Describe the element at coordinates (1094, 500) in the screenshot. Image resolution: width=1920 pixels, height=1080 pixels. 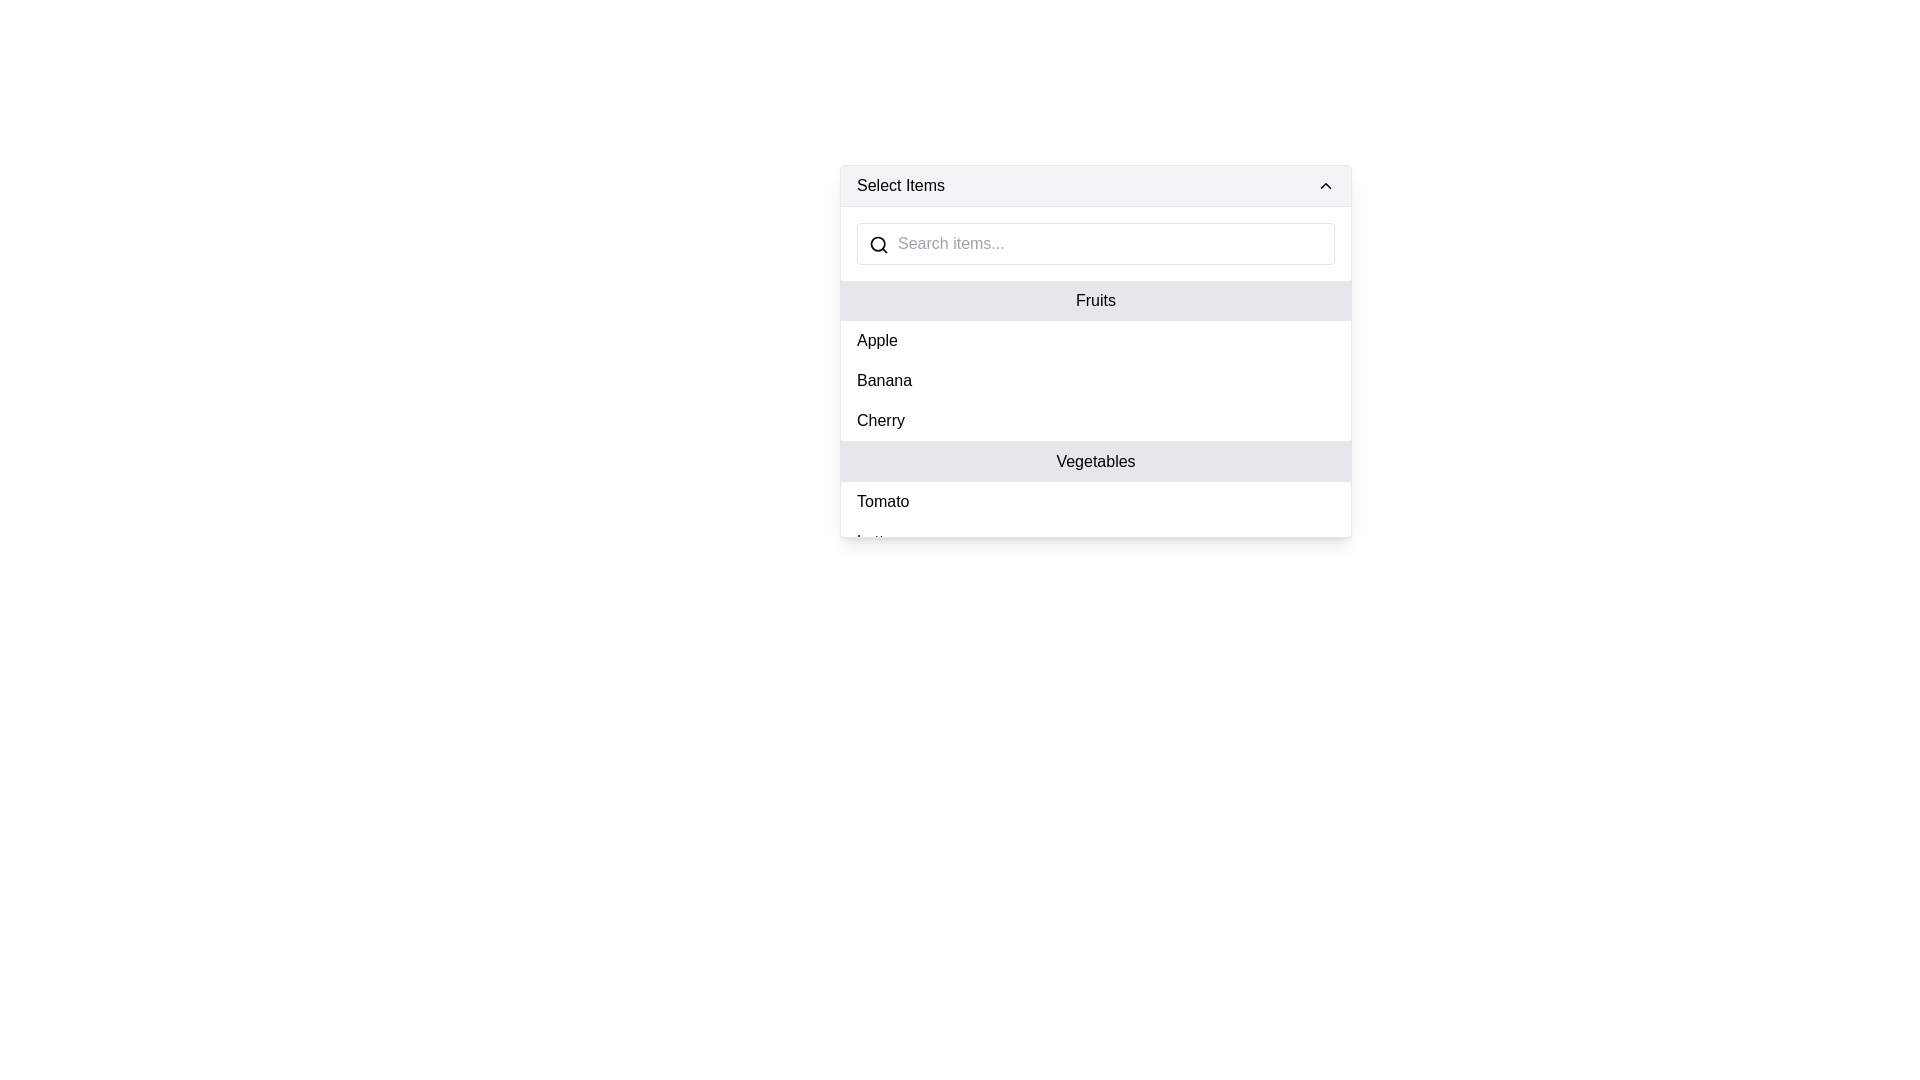
I see `to select the 'Tomato' option from the dropdown menu, which is the first item under the 'Vegetables' section` at that location.